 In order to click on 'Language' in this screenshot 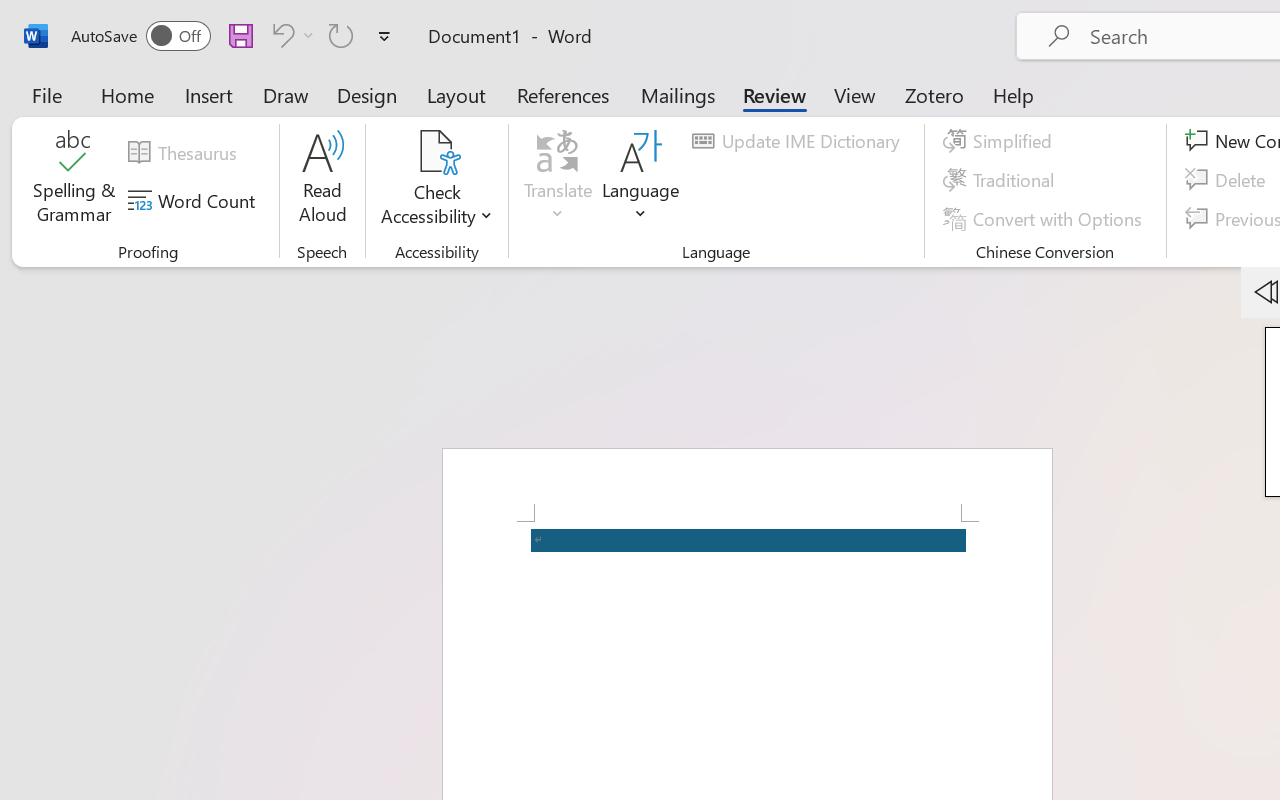, I will do `click(641, 179)`.